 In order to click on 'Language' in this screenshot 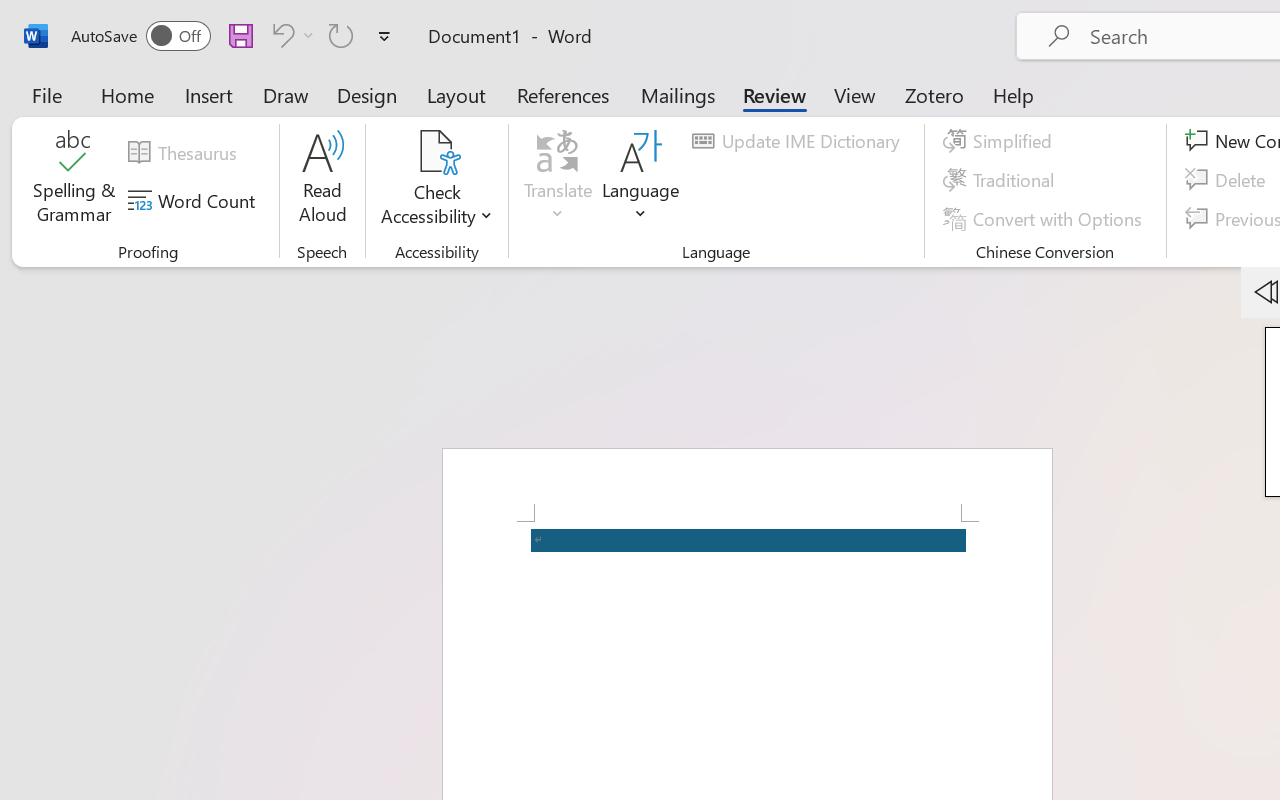, I will do `click(641, 179)`.